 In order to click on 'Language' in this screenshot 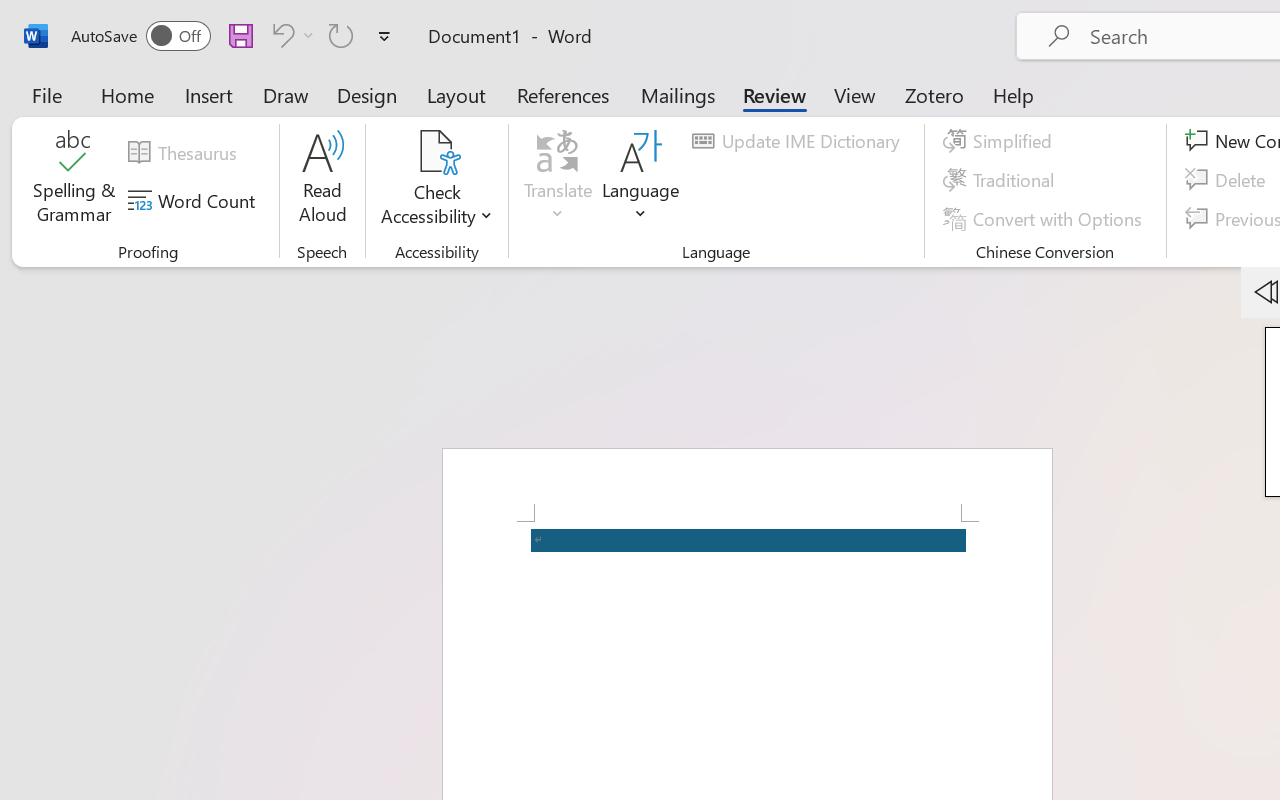, I will do `click(641, 179)`.